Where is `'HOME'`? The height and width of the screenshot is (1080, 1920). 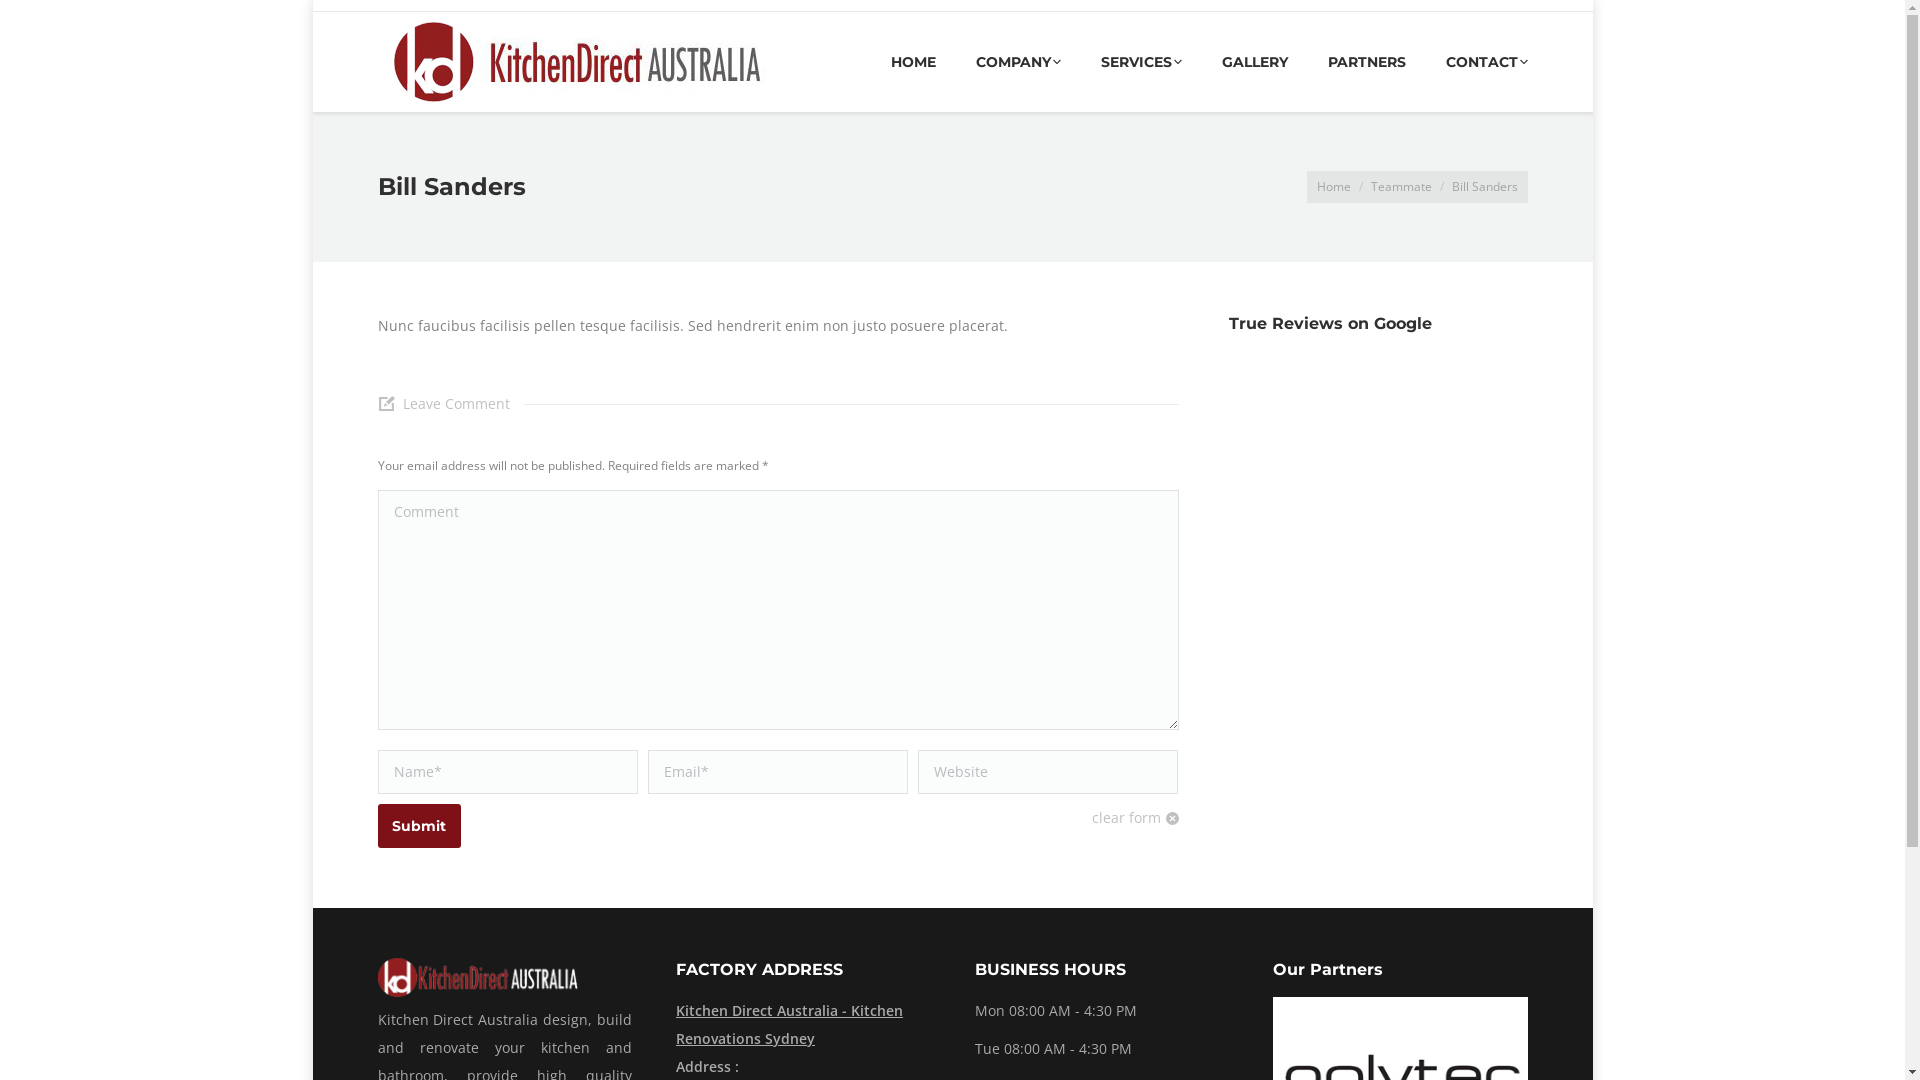
'HOME' is located at coordinates (888, 60).